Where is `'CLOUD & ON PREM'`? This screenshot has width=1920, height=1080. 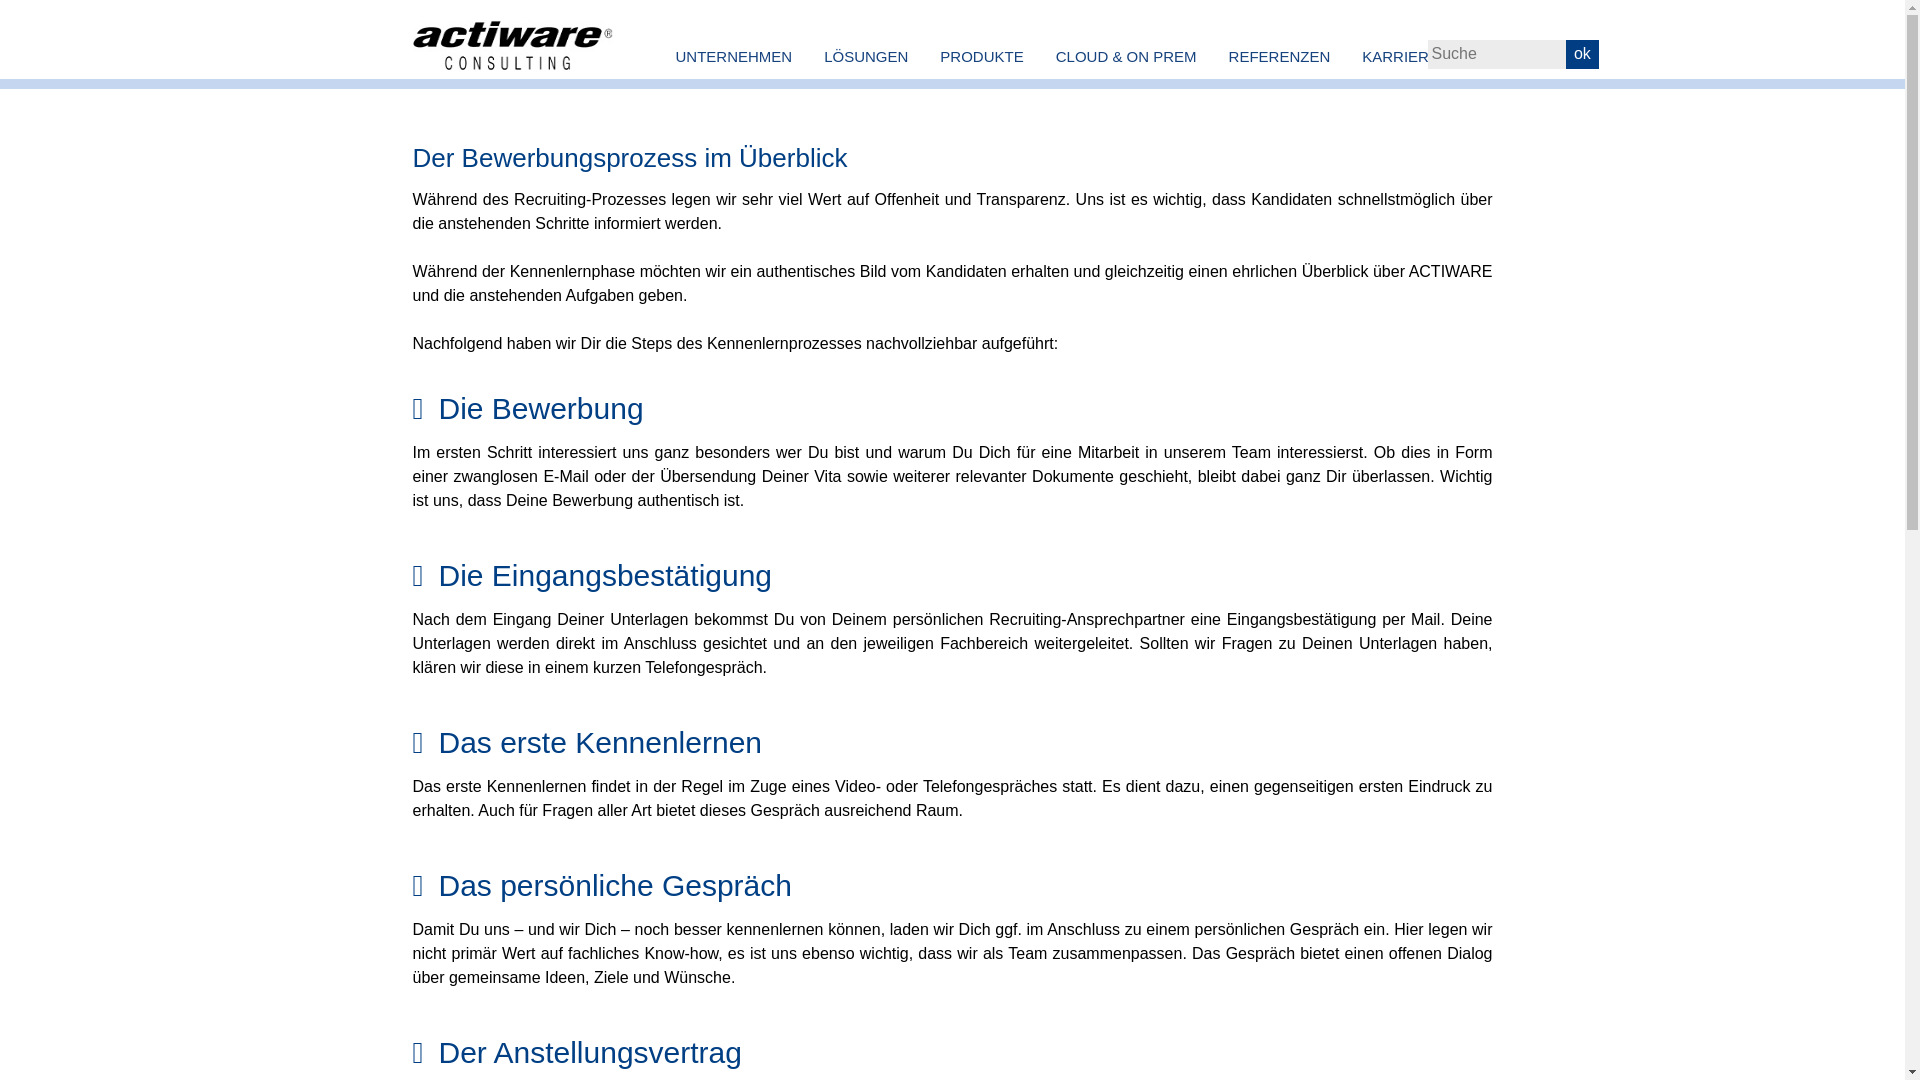 'CLOUD & ON PREM' is located at coordinates (1040, 55).